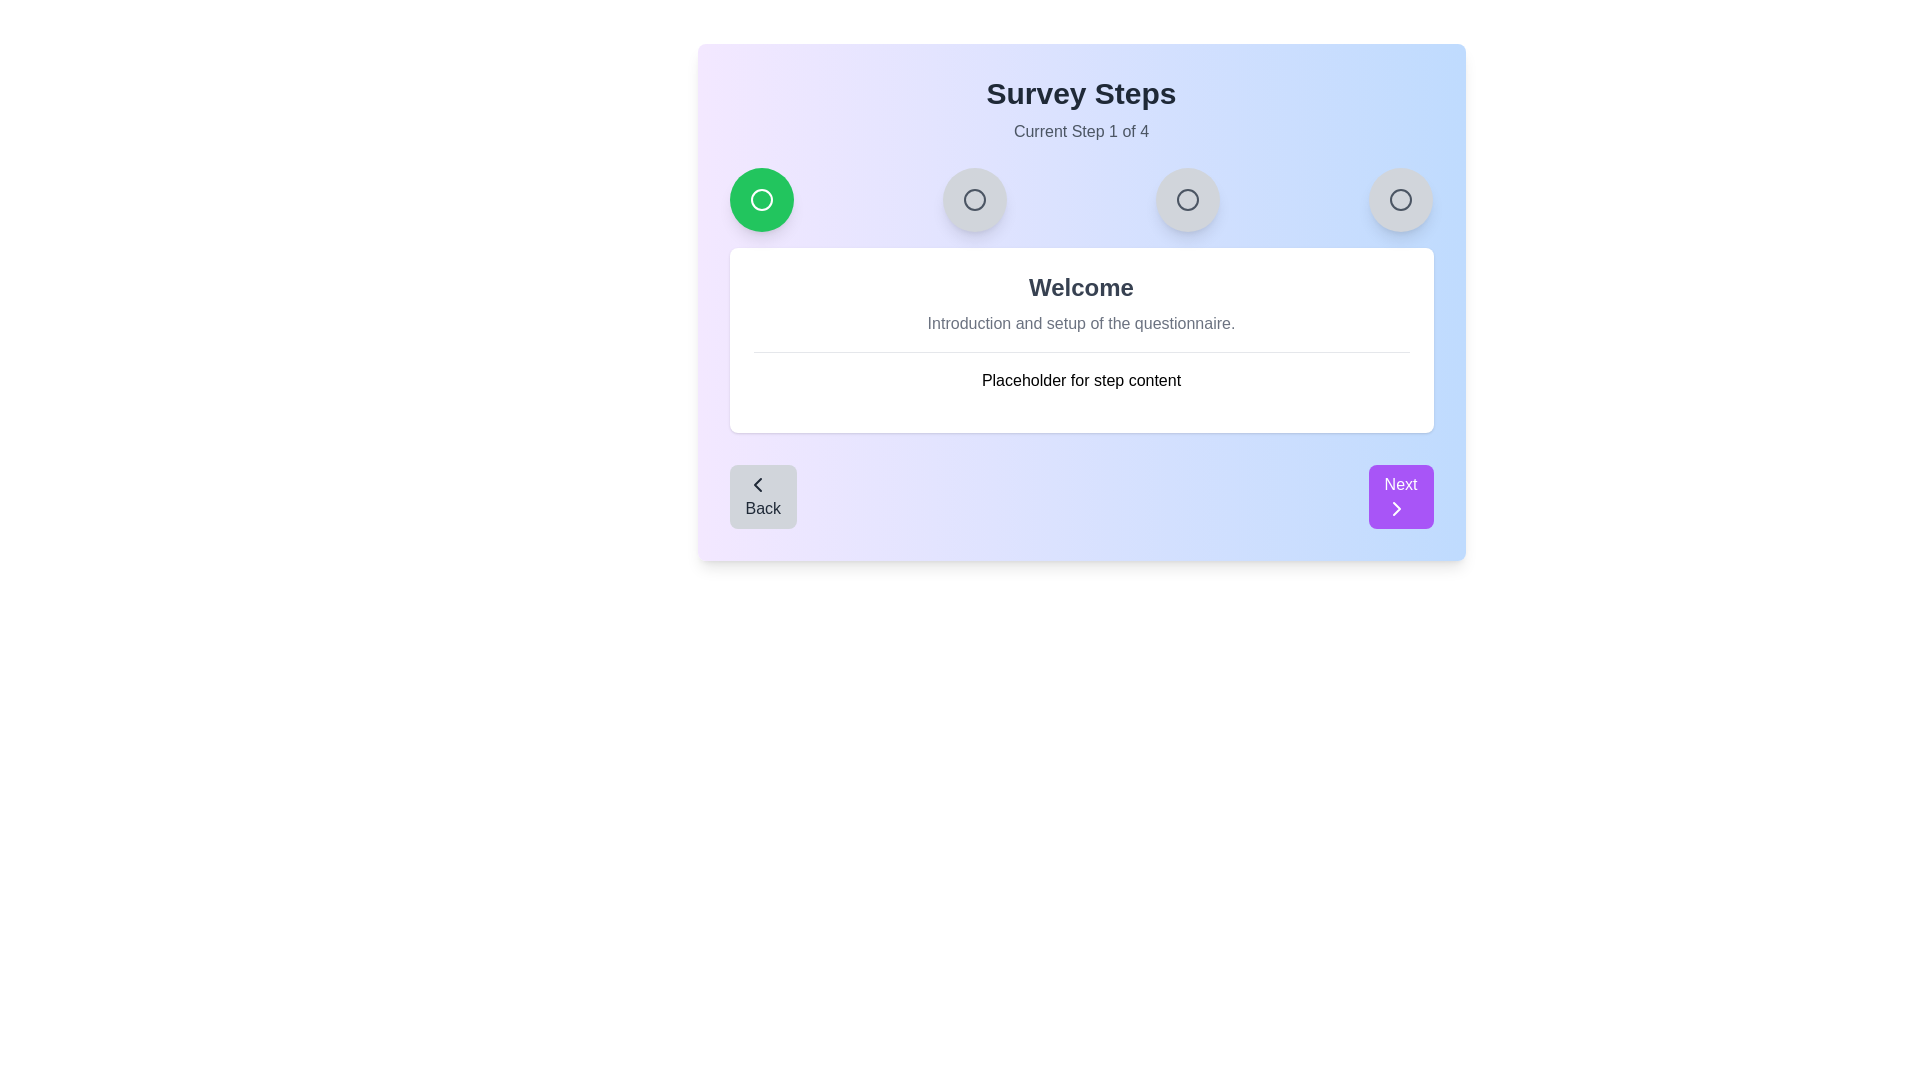  What do you see at coordinates (1080, 200) in the screenshot?
I see `the step progression indicator, which consists of a horizontal group of circular step indicators with the first circle in green and the rest in gray, located beneath the text 'Current Step 1 of 4'` at bounding box center [1080, 200].